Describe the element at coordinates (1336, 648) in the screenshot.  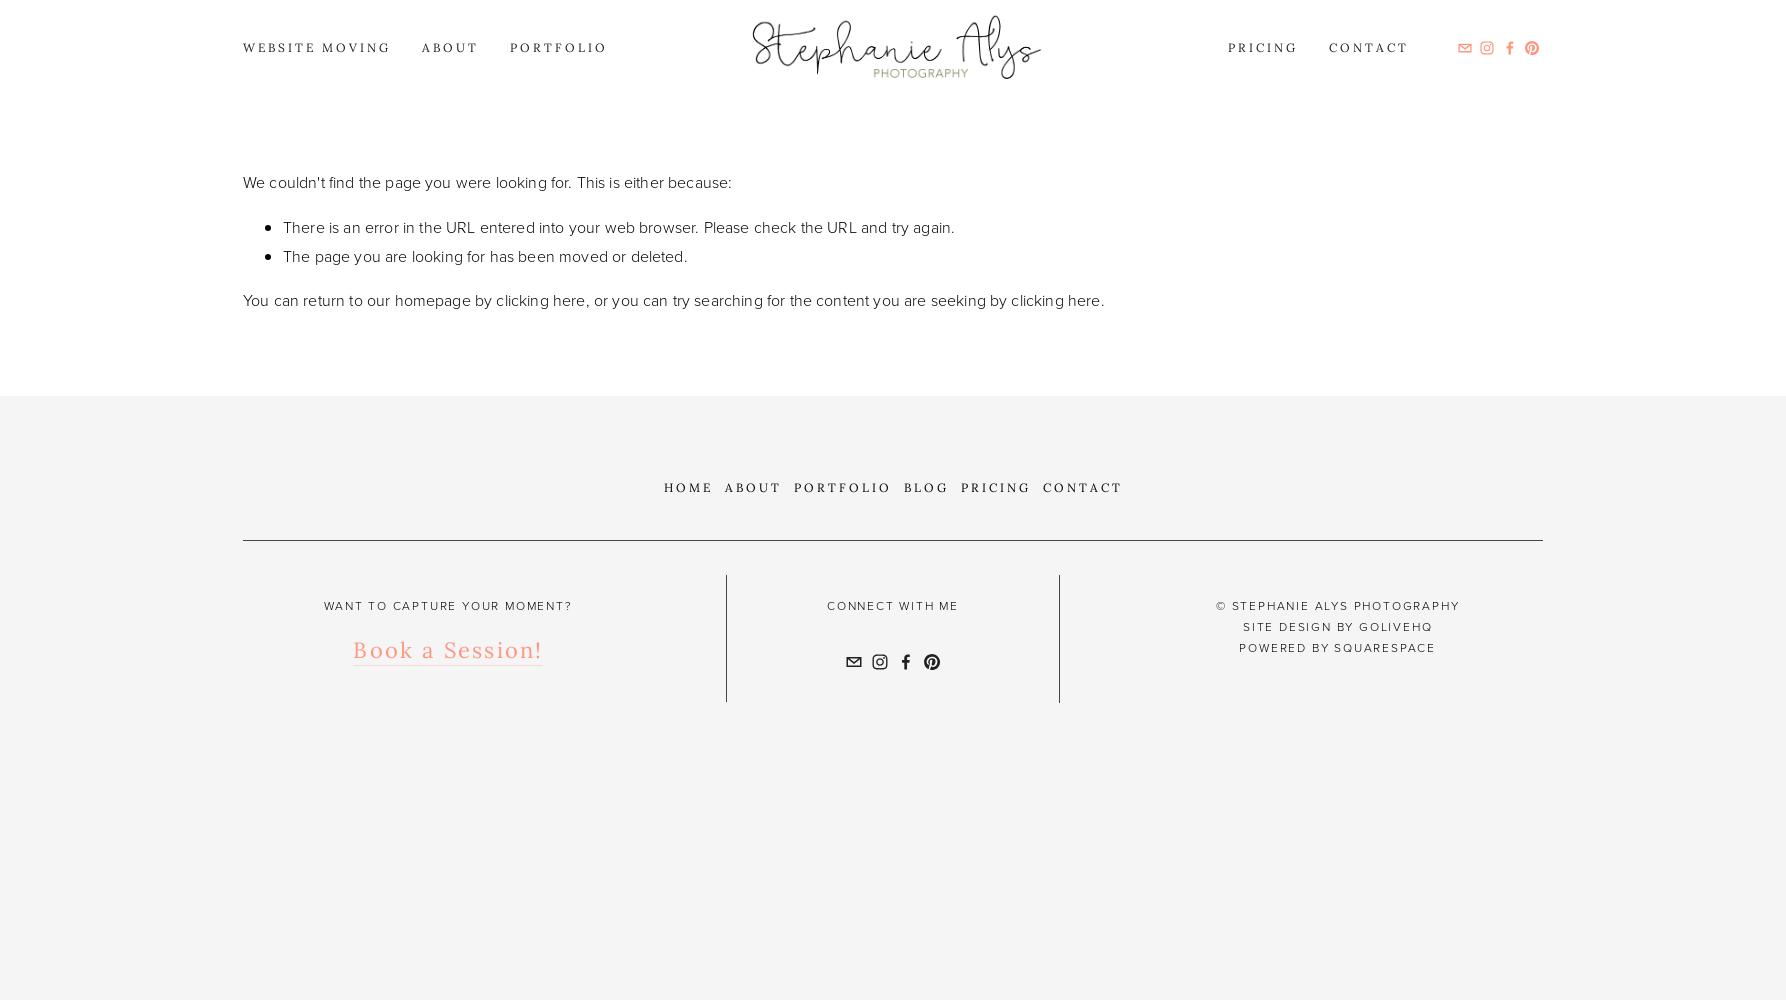
I see `'POWERED BY SQUARESPACE'` at that location.